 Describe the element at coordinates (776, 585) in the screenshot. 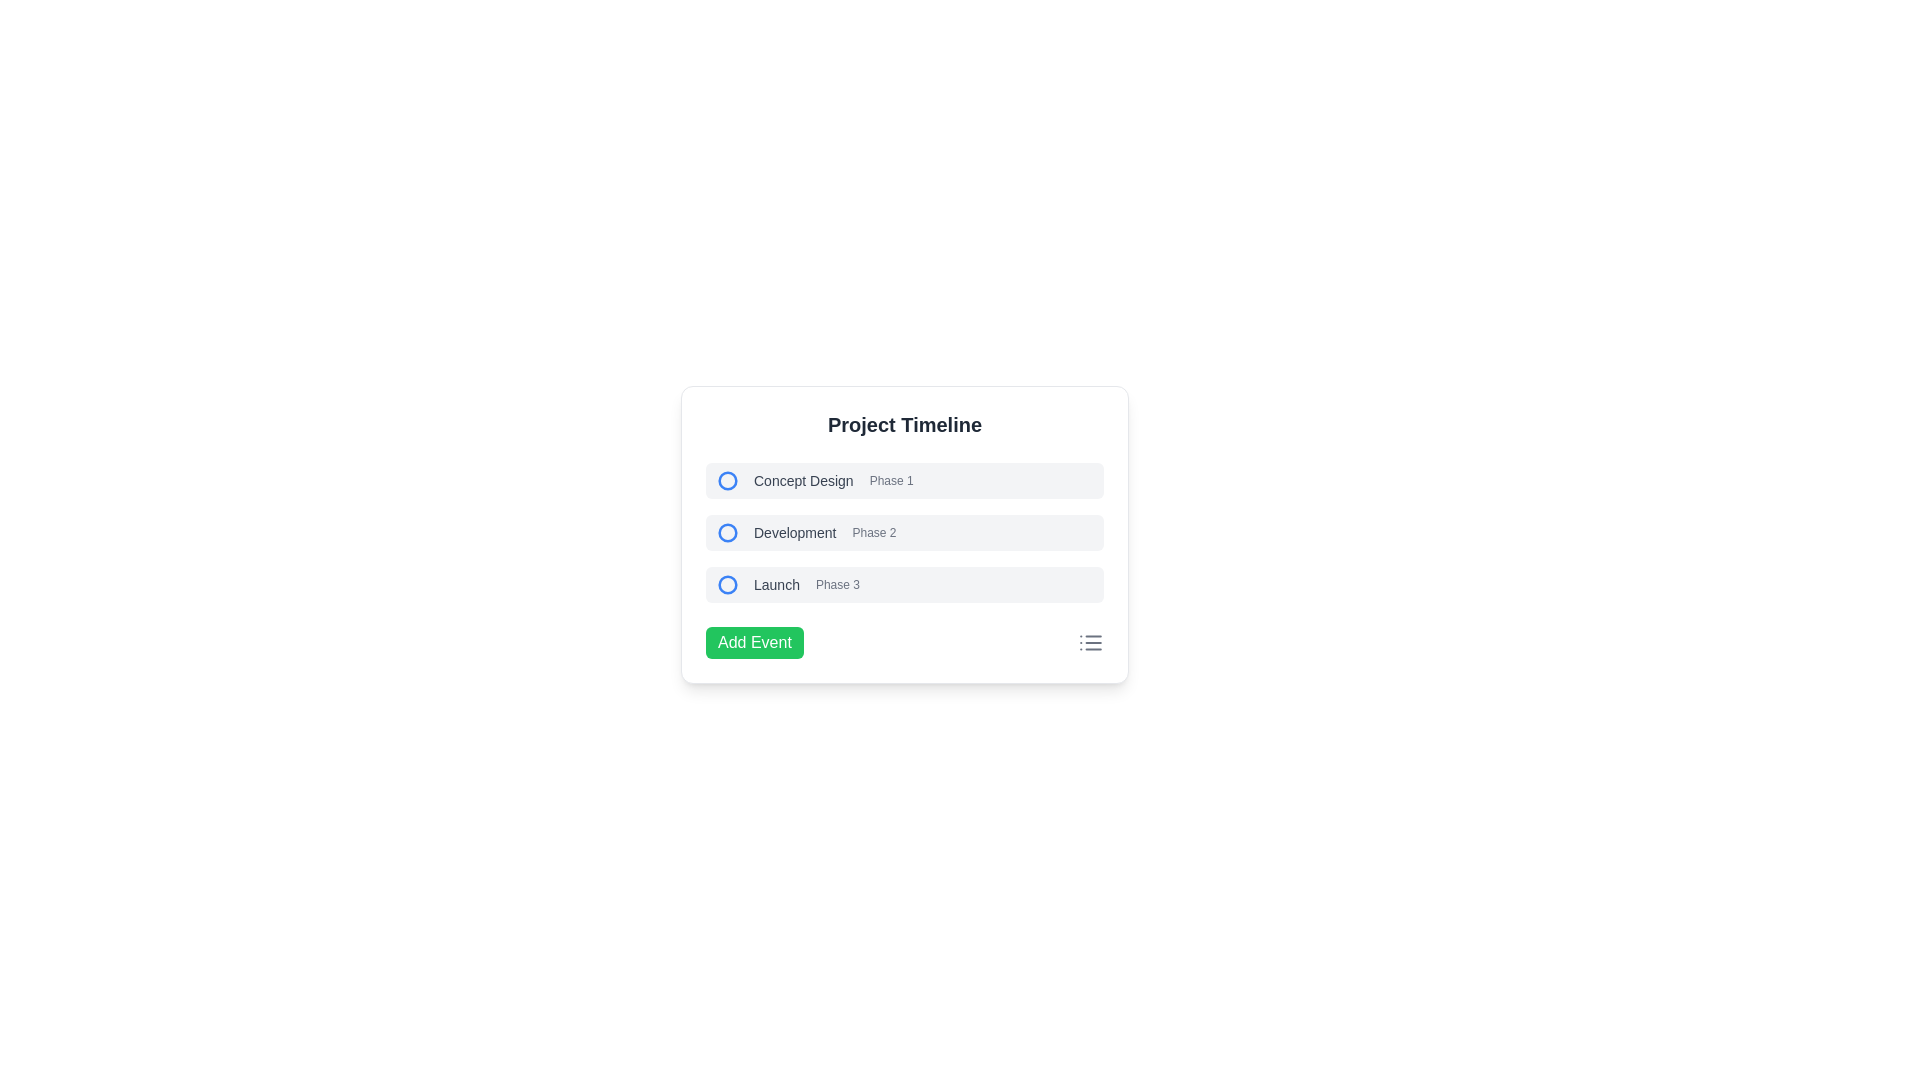

I see `the static text element that serves as a descriptor for 'Launch Phase 3', located in the third position of a vertical list, next to a blue circular icon and above a smaller text stating 'Phase 3'` at that location.